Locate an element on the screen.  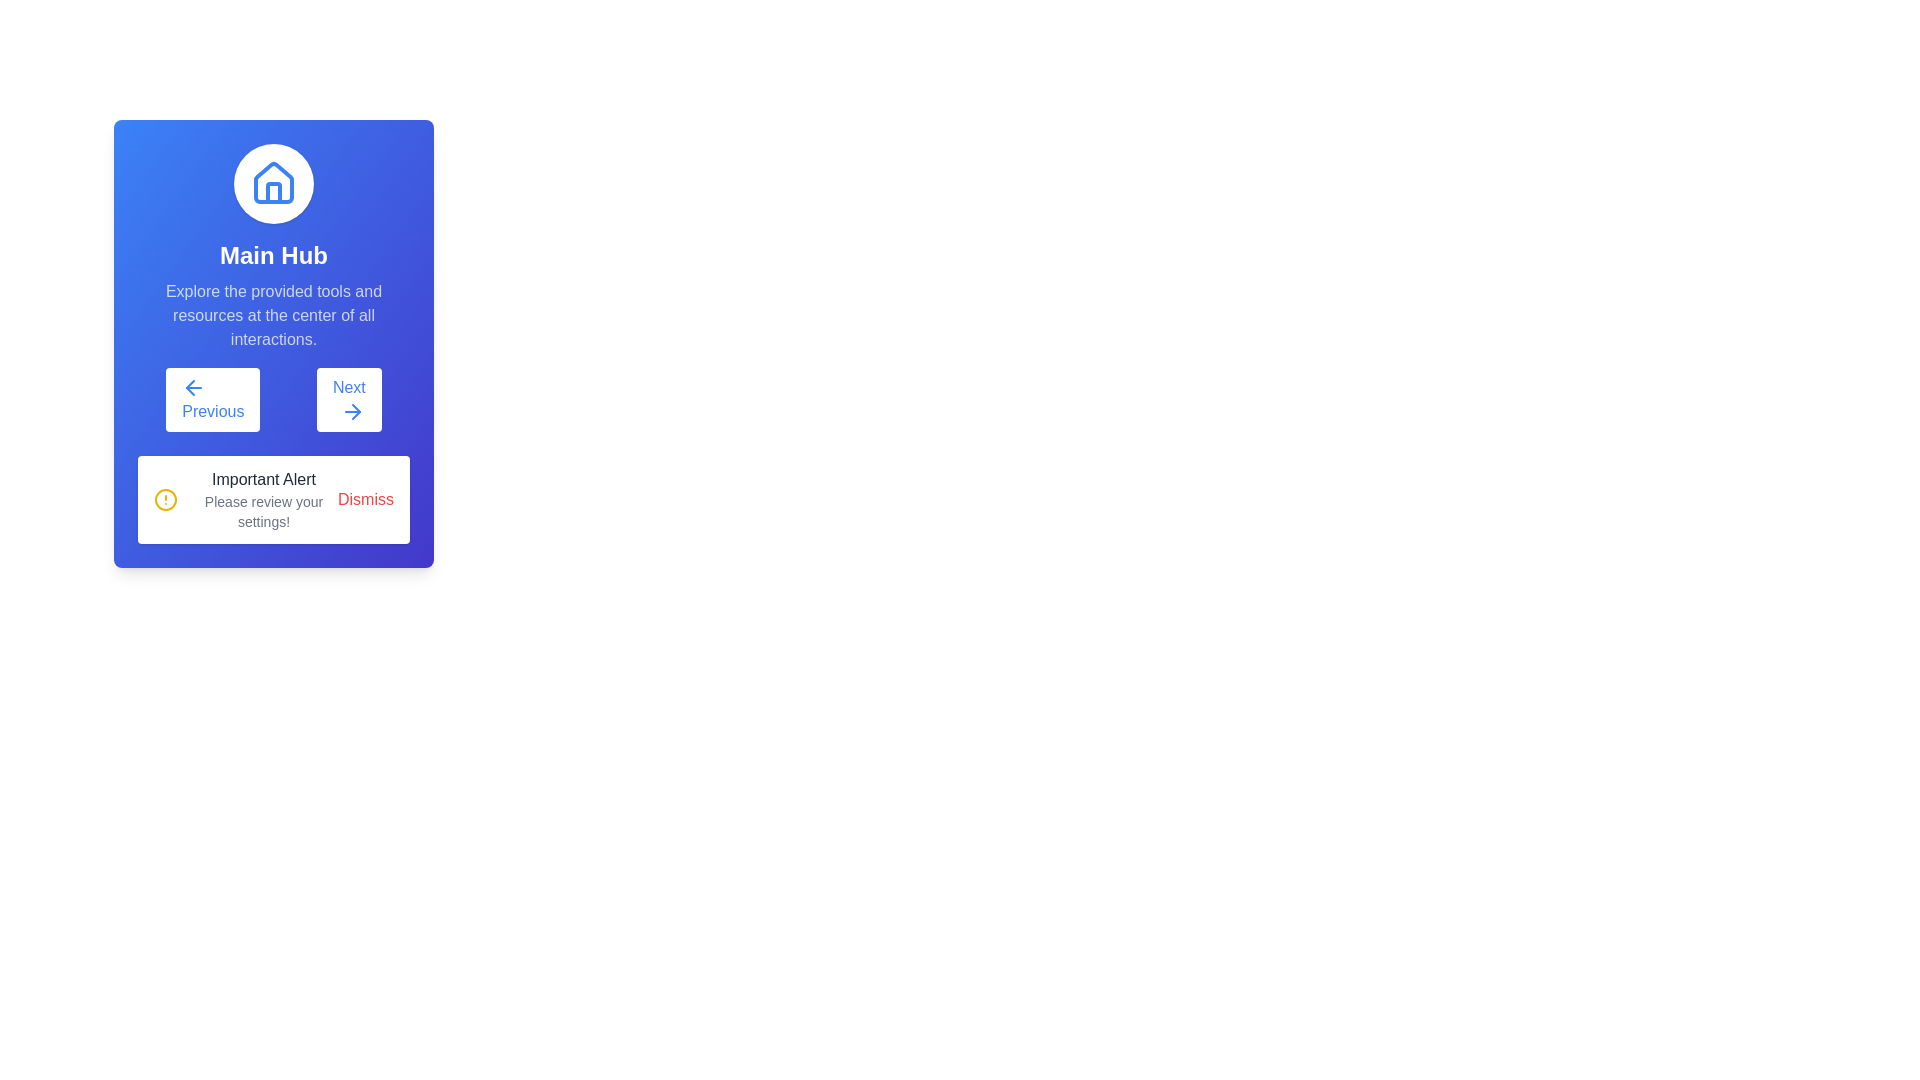
the rectangular bottom part of the house icon, which is within an outlined circle at the top section of the card-like UI element is located at coordinates (272, 192).